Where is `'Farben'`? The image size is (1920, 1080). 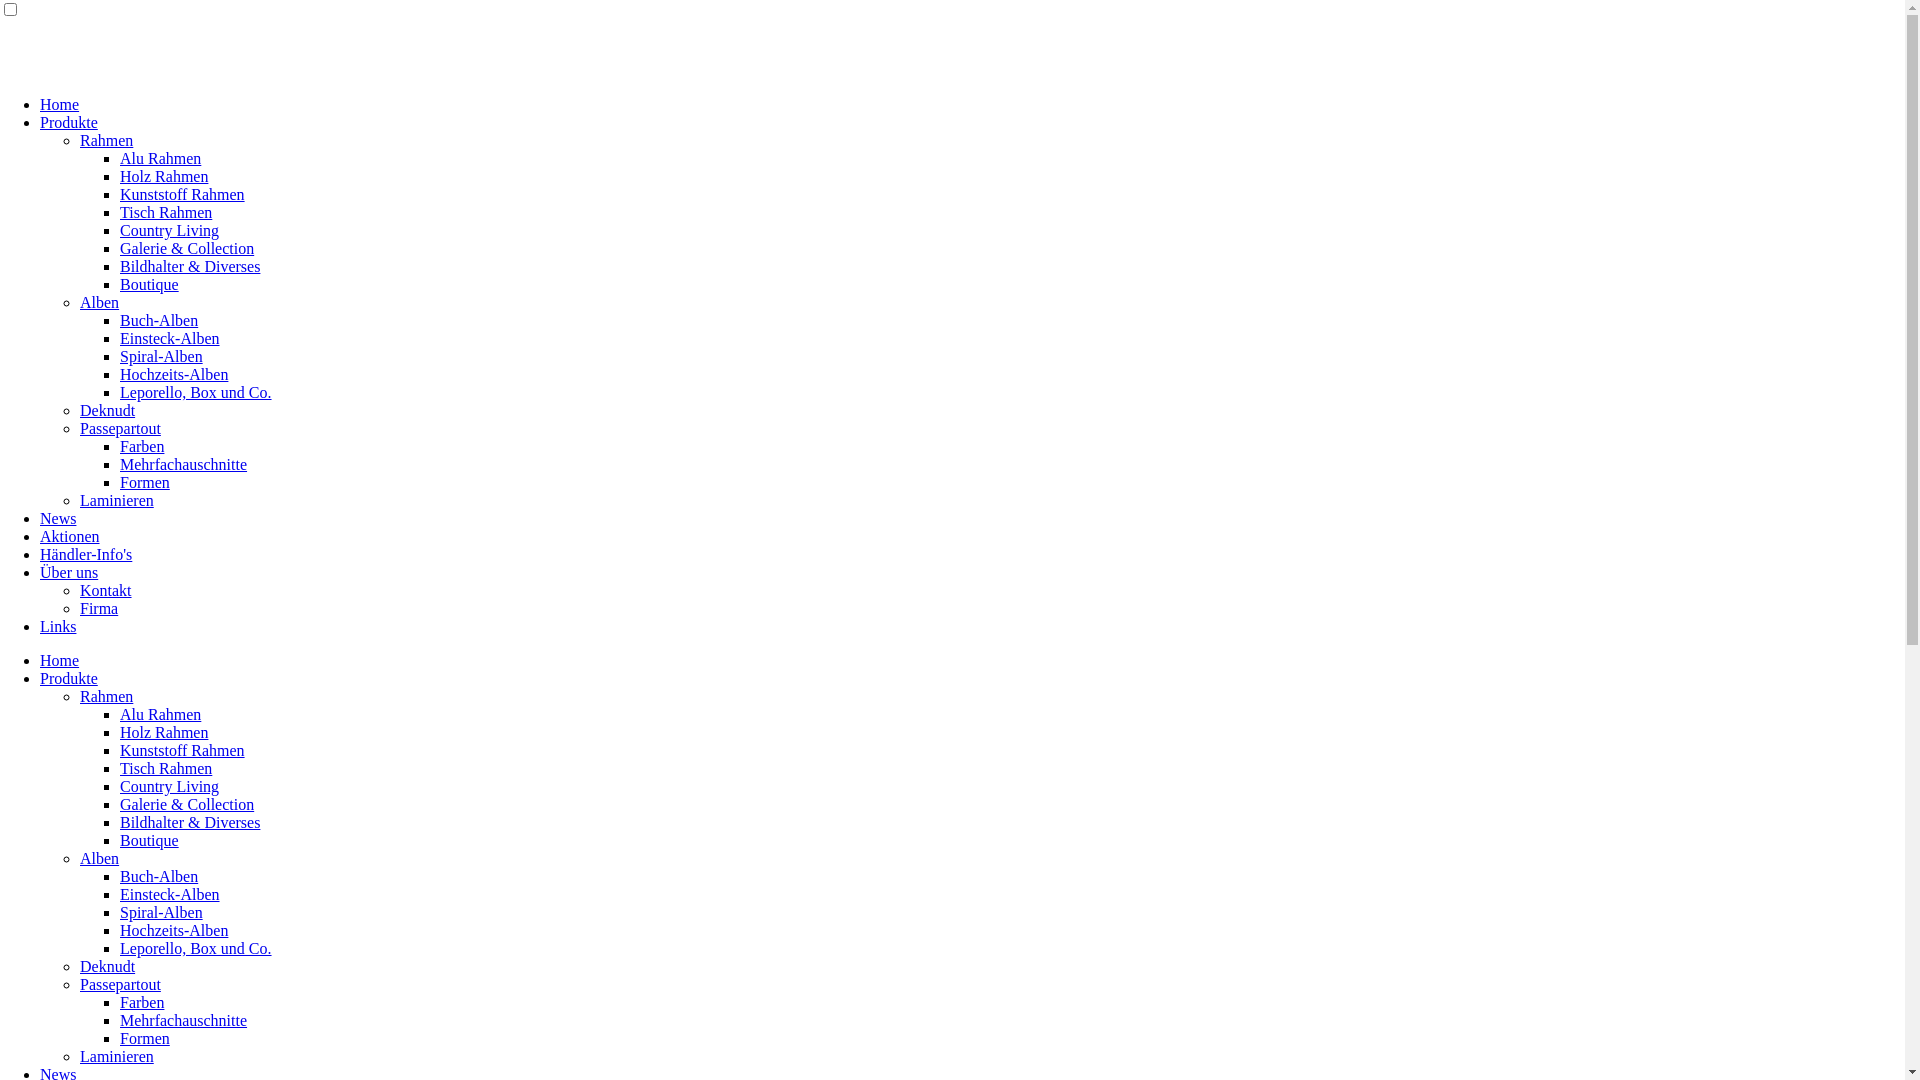 'Farben' is located at coordinates (141, 445).